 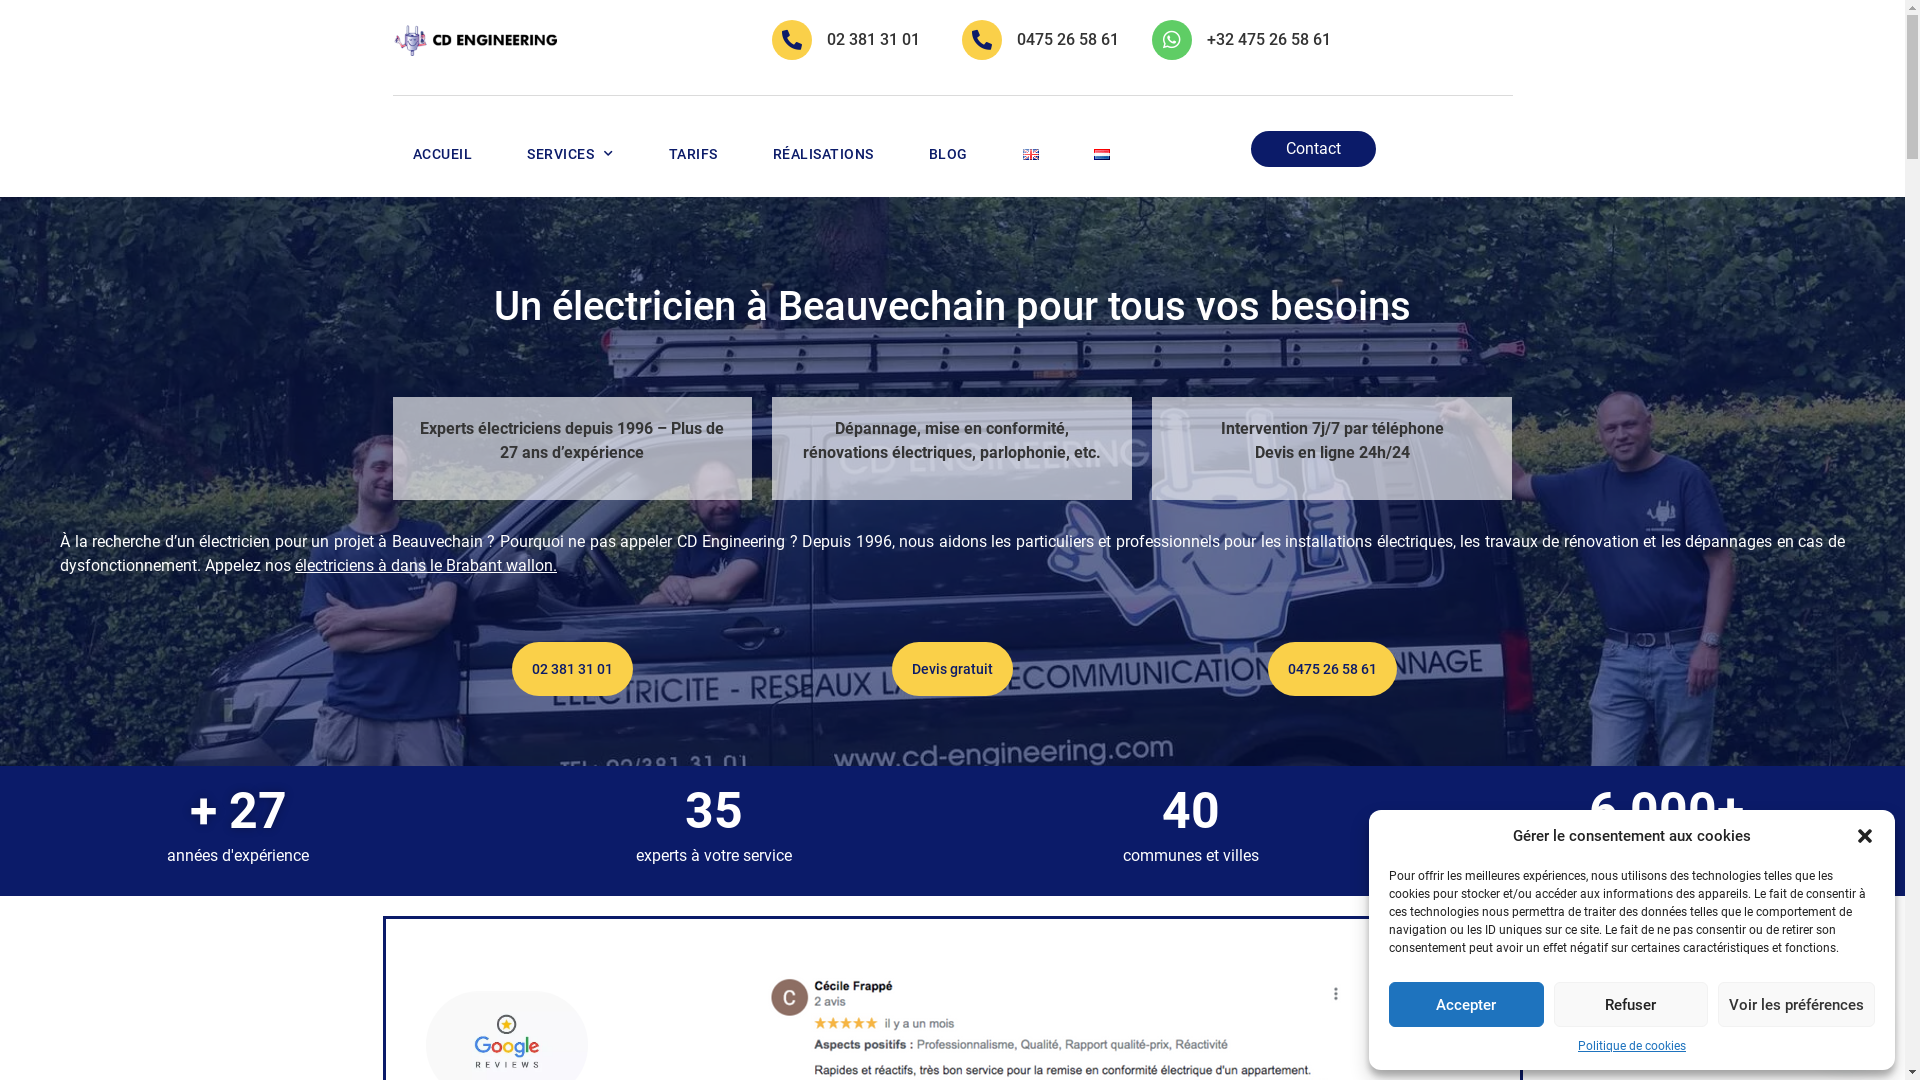 What do you see at coordinates (1577, 1044) in the screenshot?
I see `'Politique de cookies'` at bounding box center [1577, 1044].